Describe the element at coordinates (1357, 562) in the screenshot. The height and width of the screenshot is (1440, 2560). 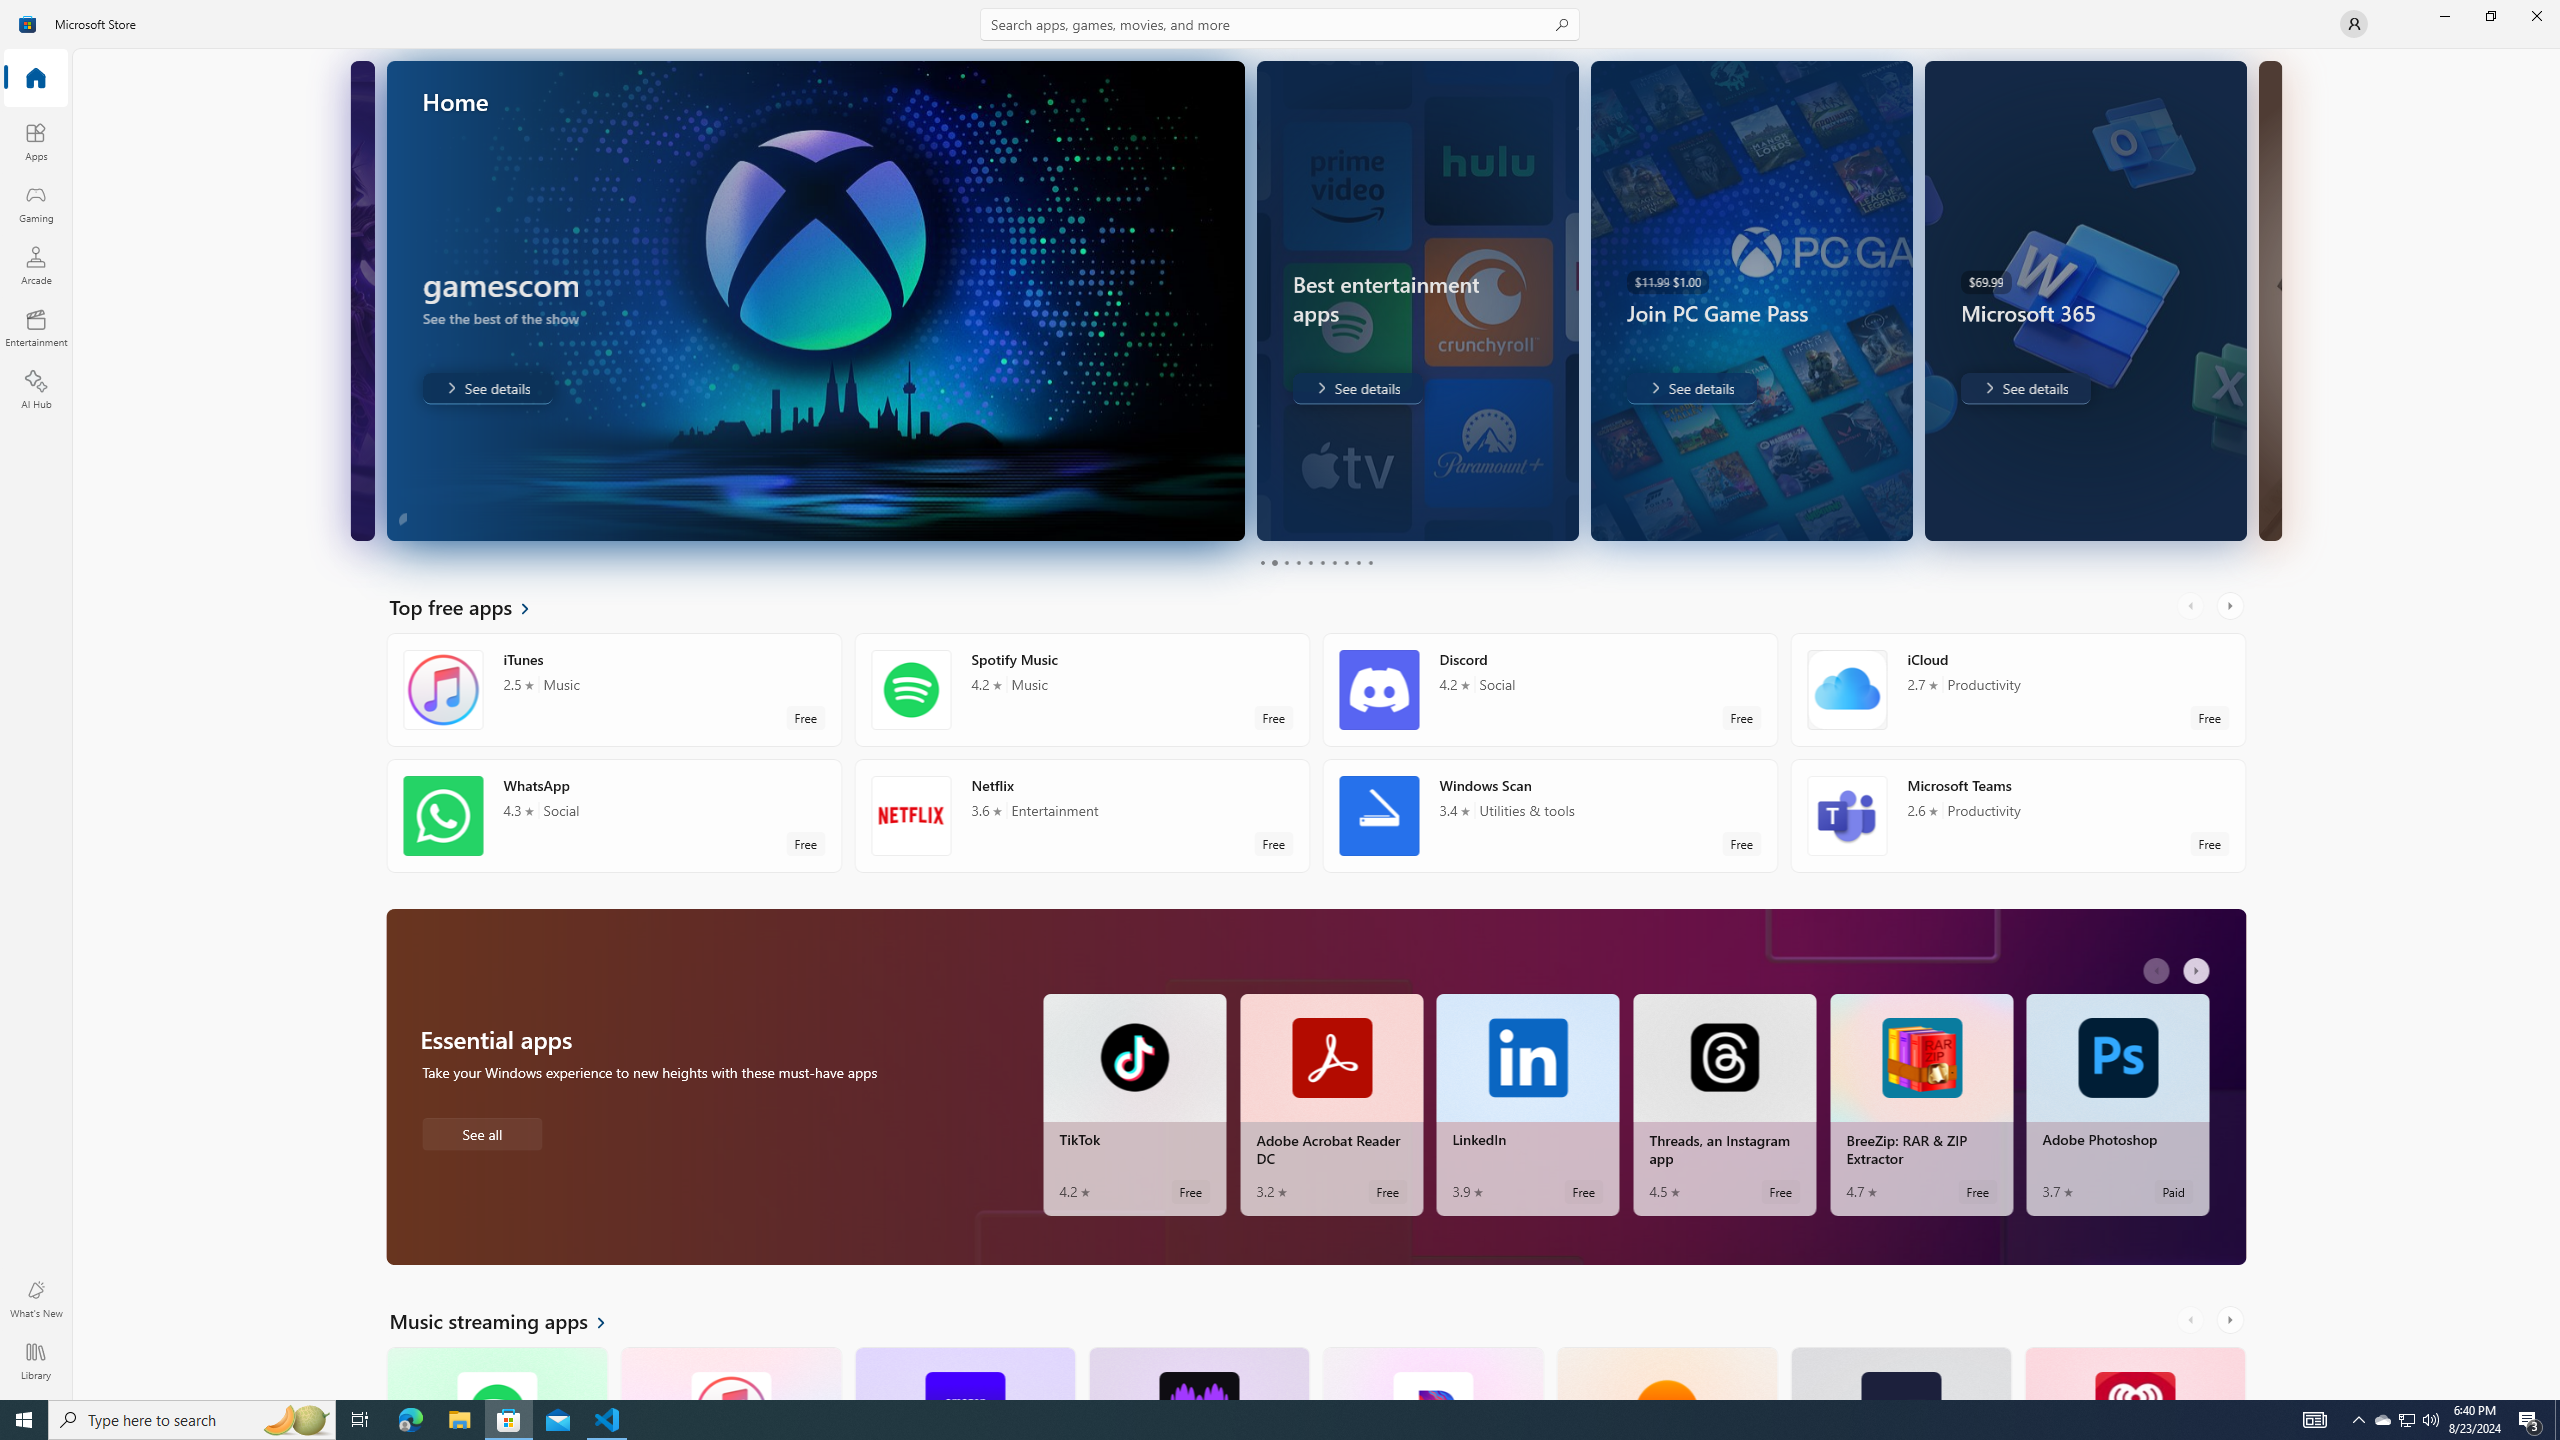
I see `'Page 9'` at that location.